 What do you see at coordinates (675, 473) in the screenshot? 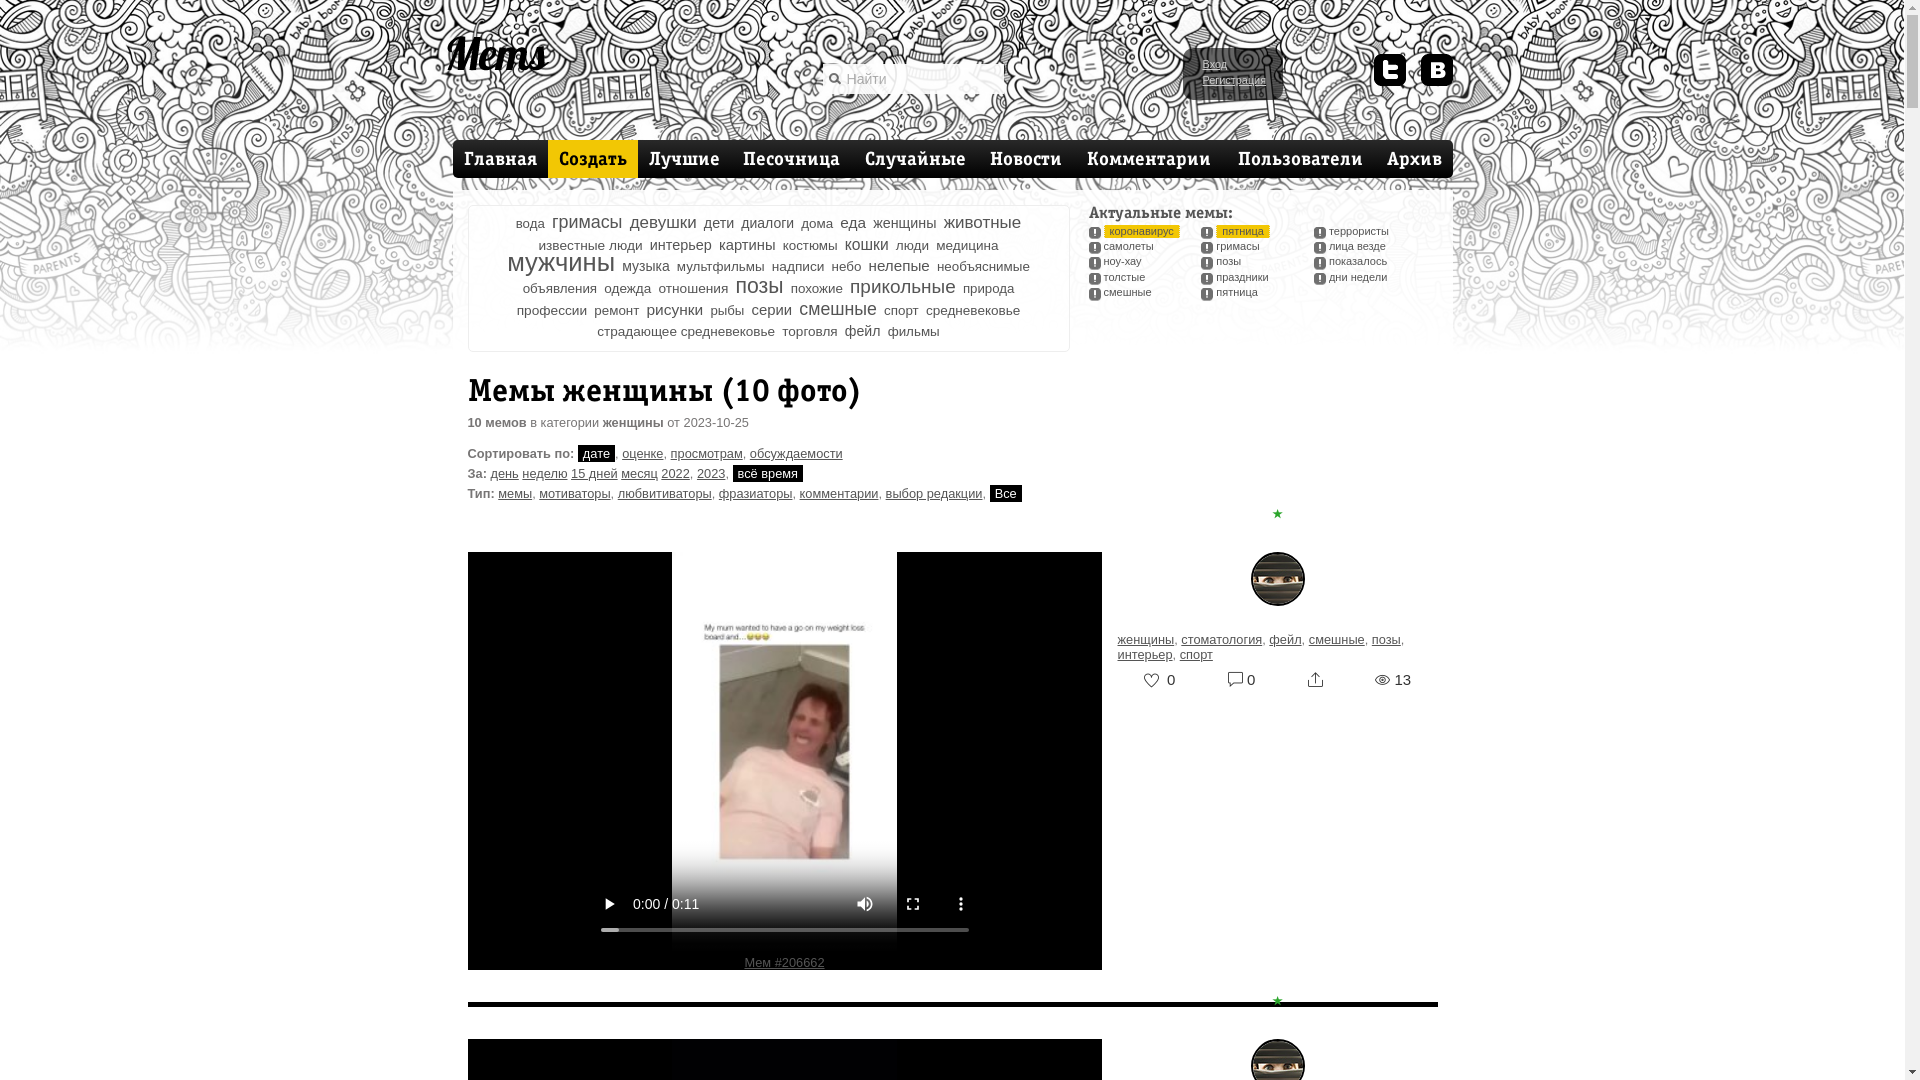
I see `'2022'` at bounding box center [675, 473].